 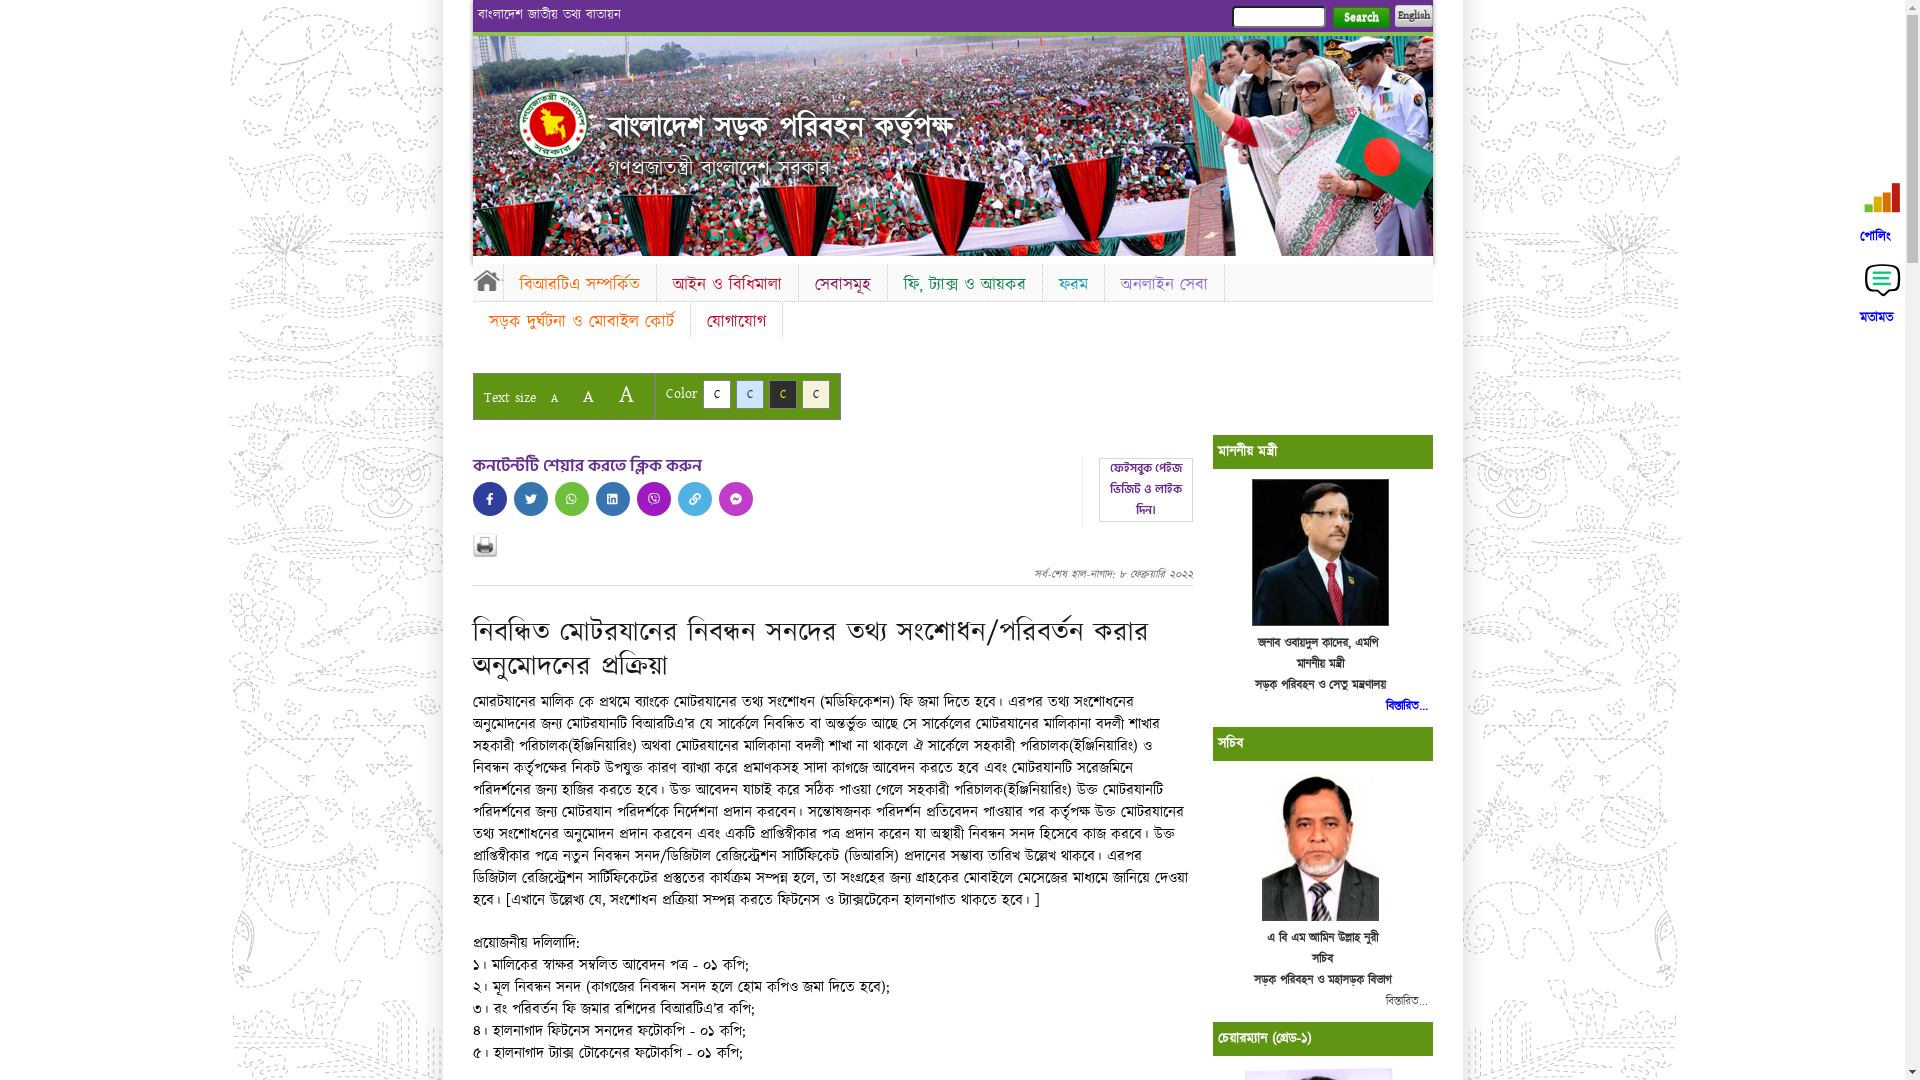 What do you see at coordinates (624, 394) in the screenshot?
I see `'A'` at bounding box center [624, 394].